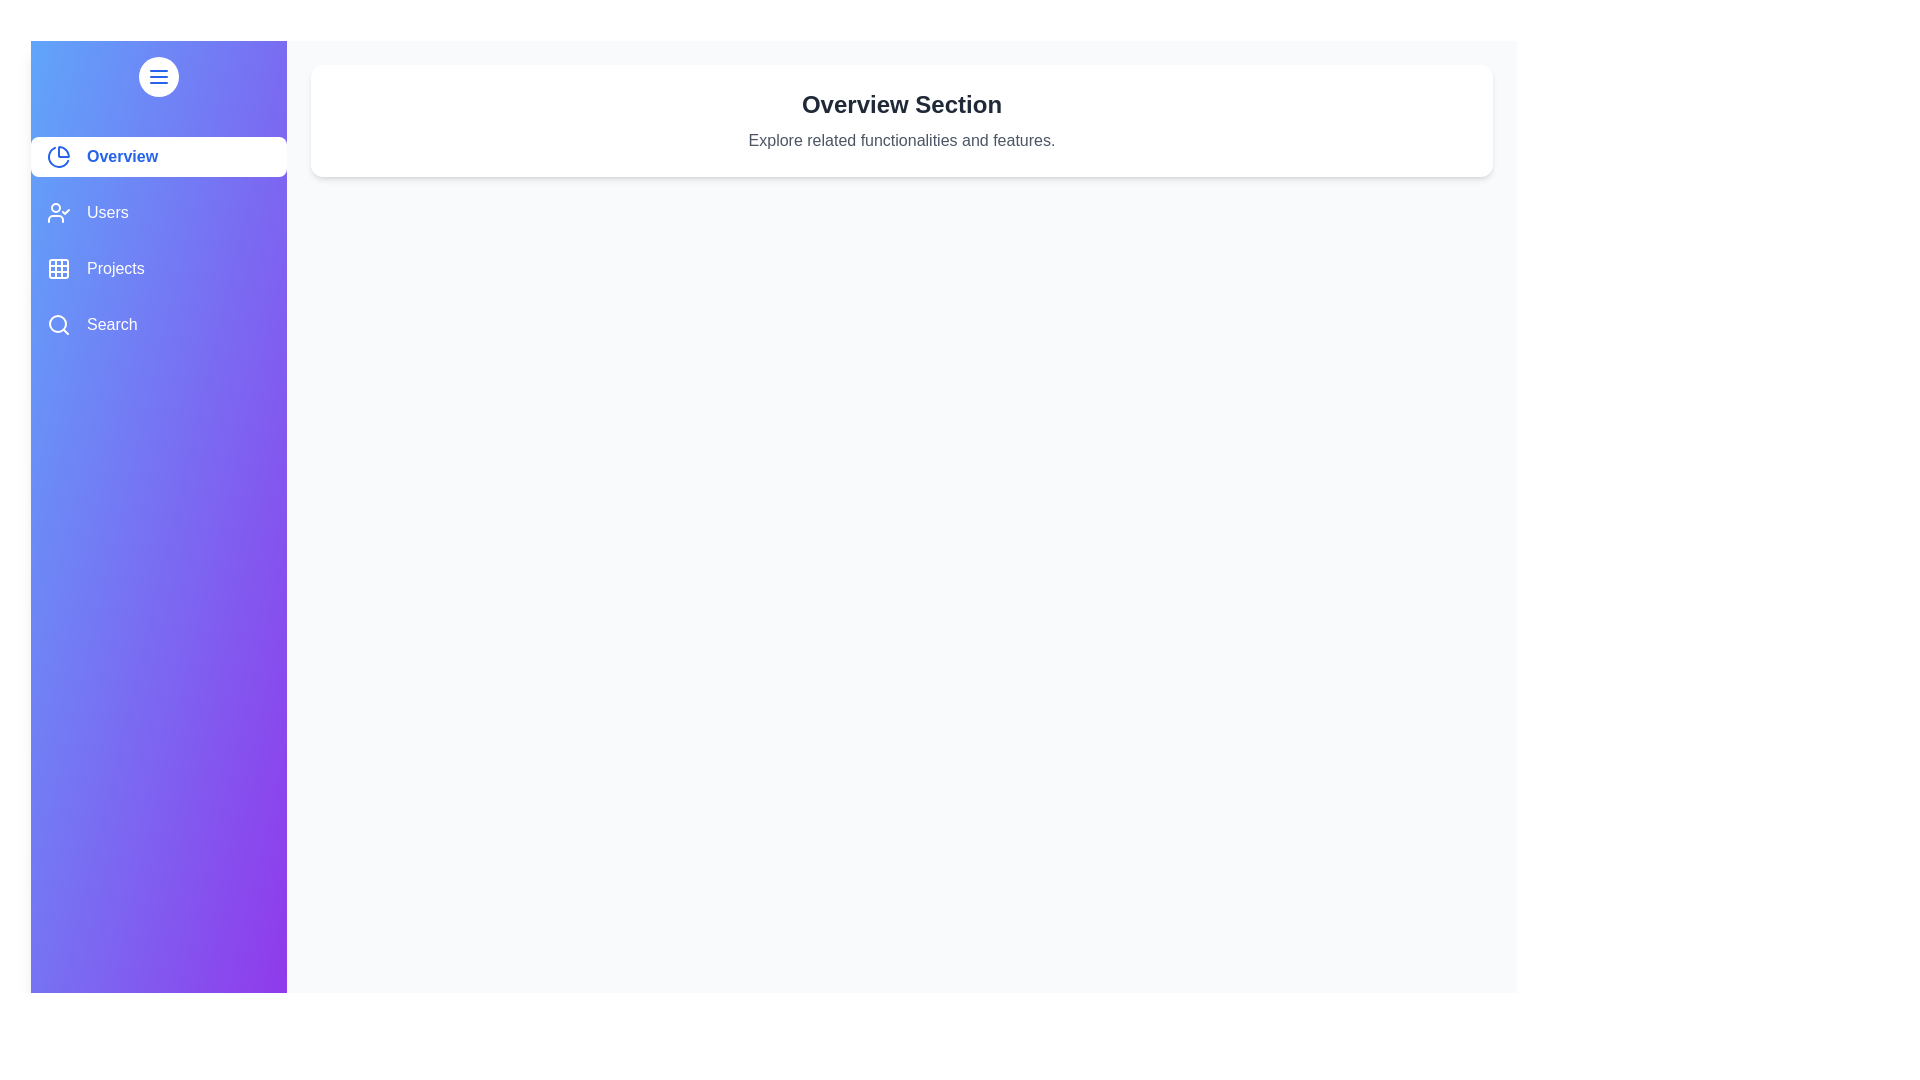  Describe the element at coordinates (157, 76) in the screenshot. I see `menu button to toggle the sidebar visibility` at that location.